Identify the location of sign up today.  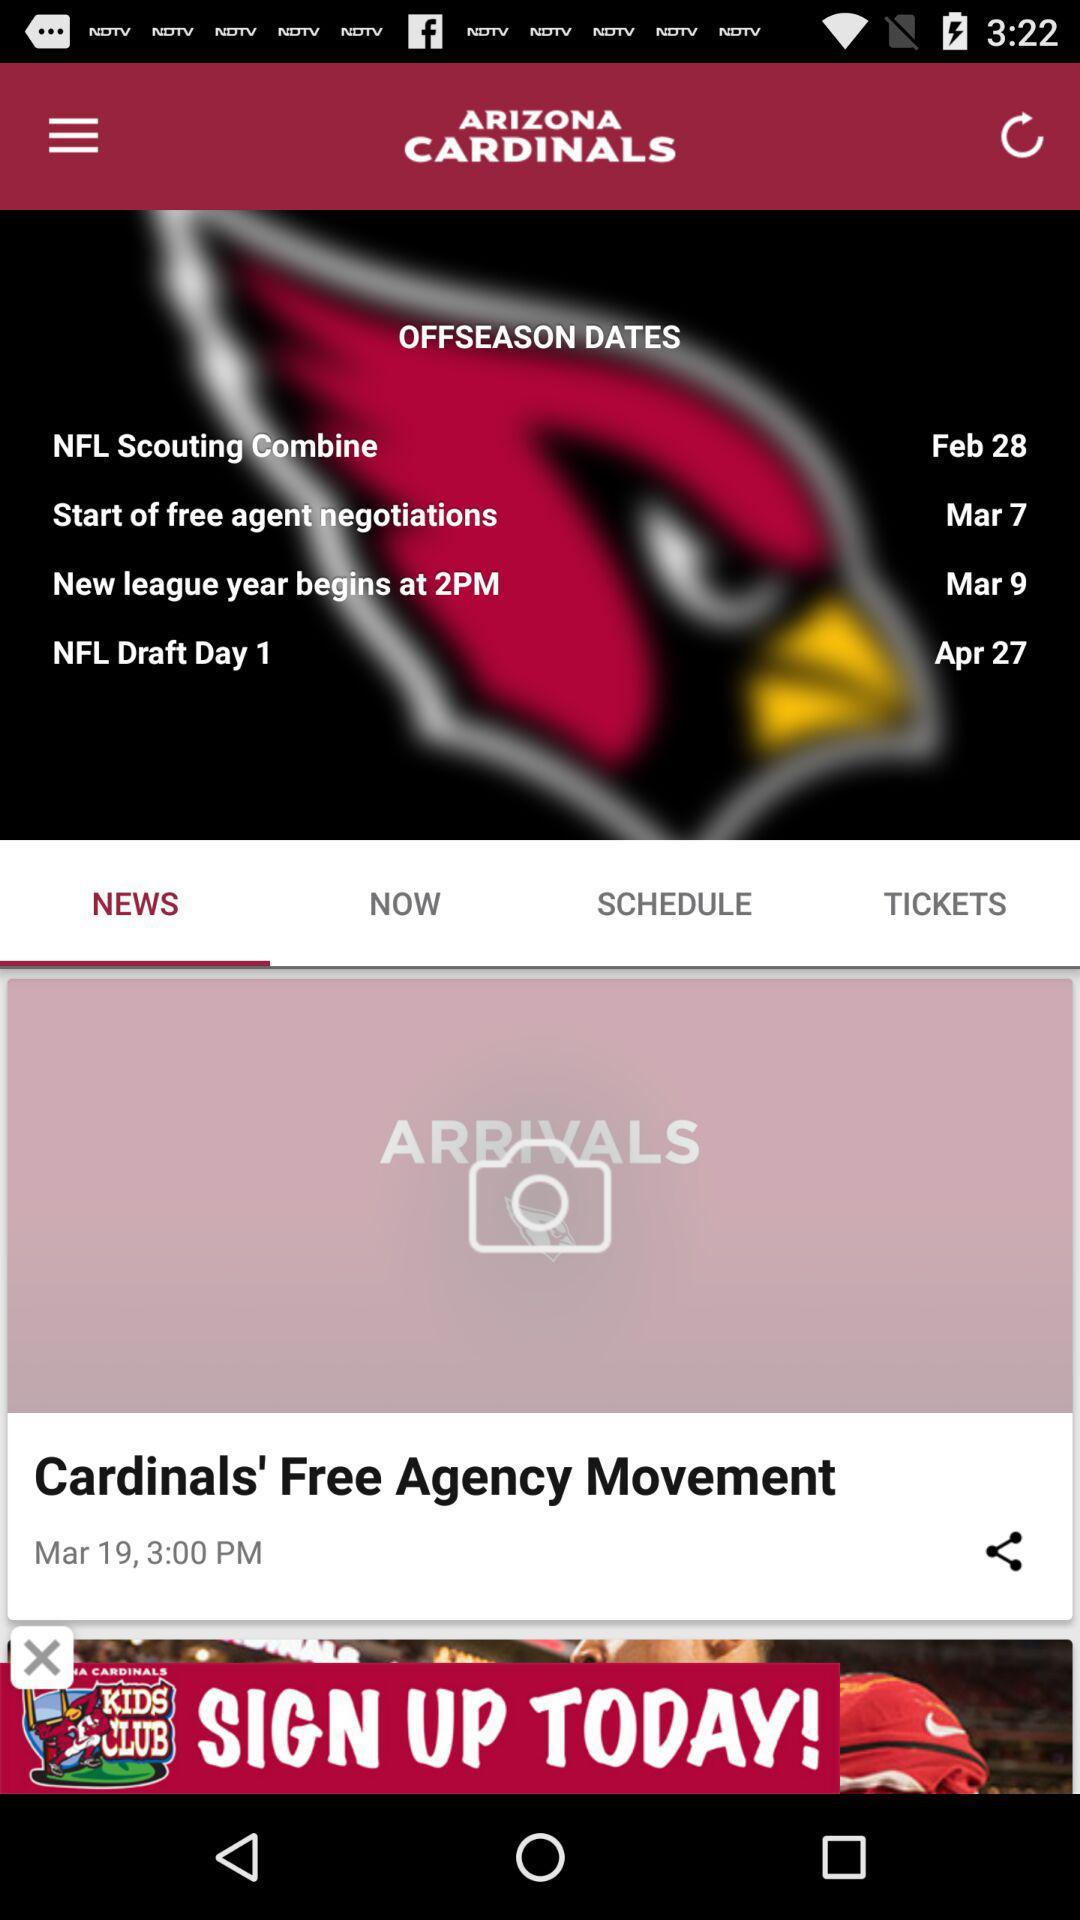
(540, 1727).